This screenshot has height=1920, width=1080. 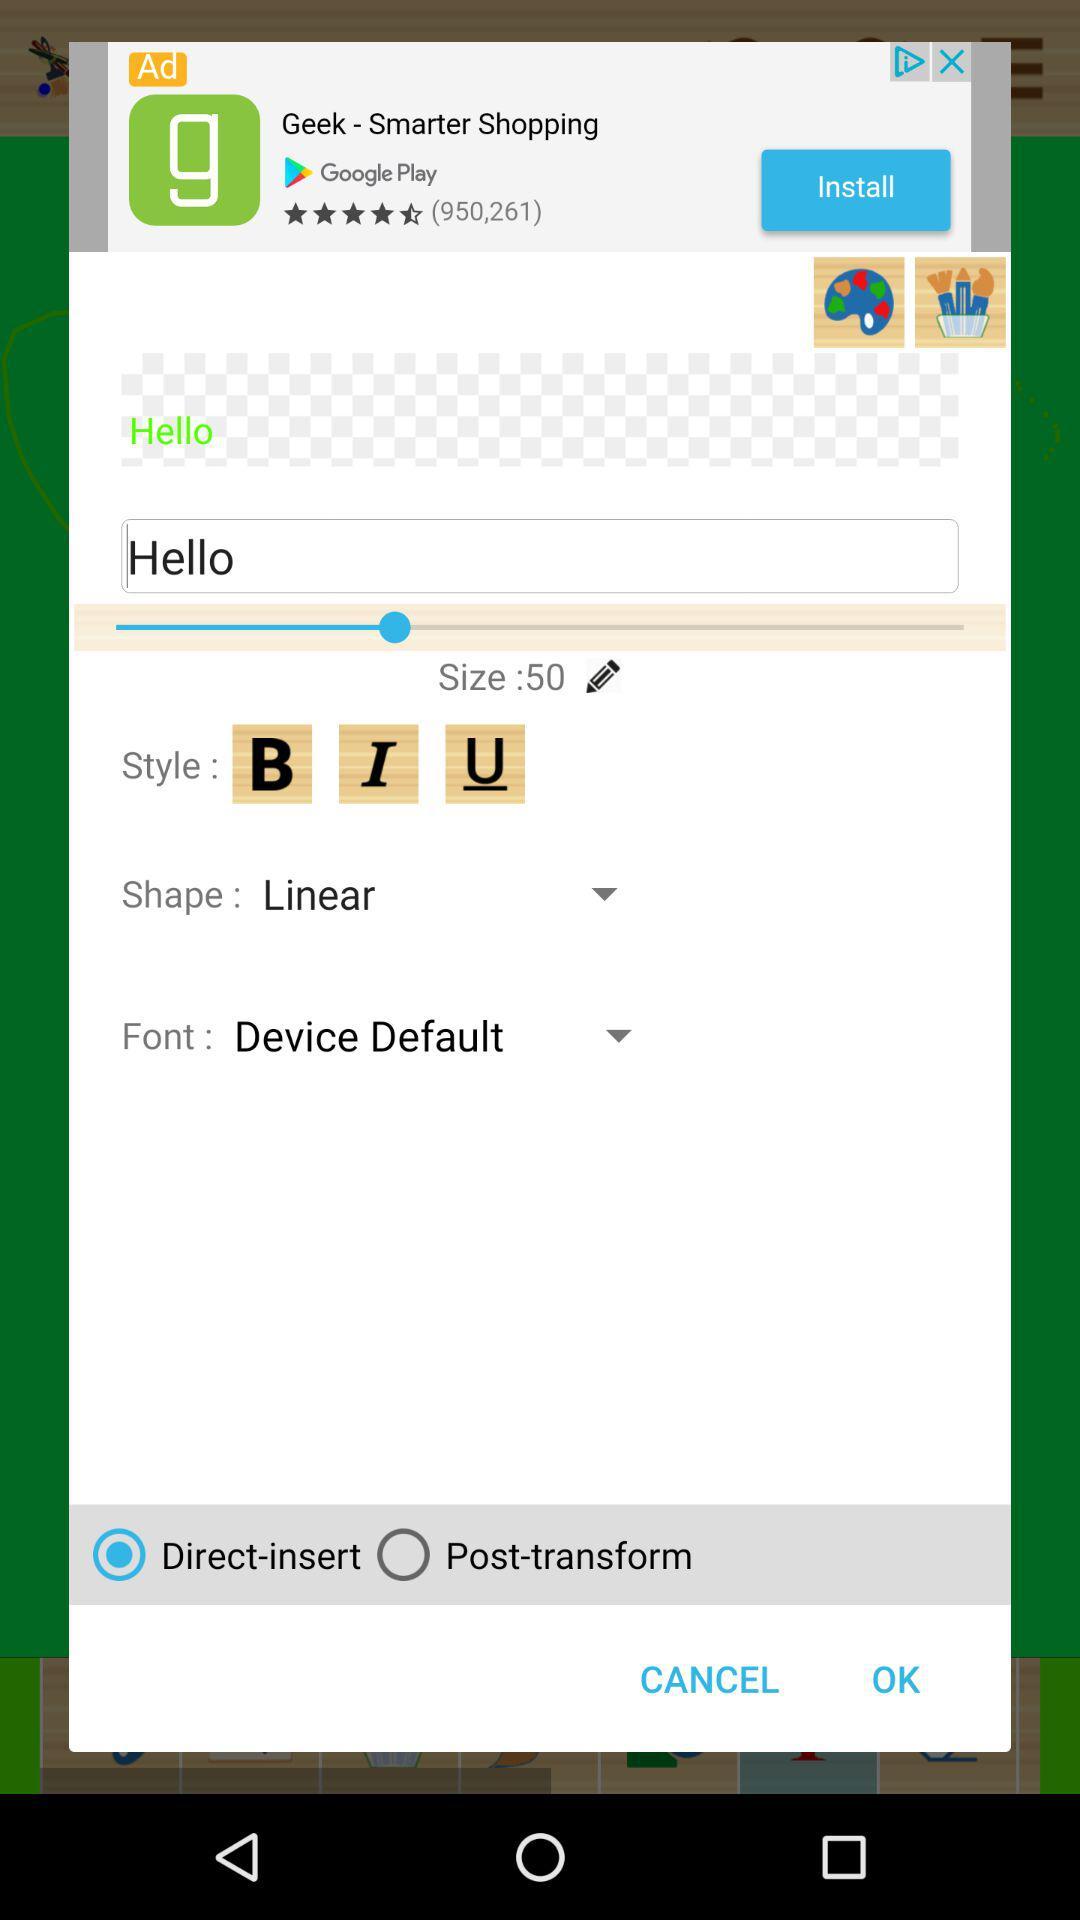 What do you see at coordinates (378, 763) in the screenshot?
I see `italics` at bounding box center [378, 763].